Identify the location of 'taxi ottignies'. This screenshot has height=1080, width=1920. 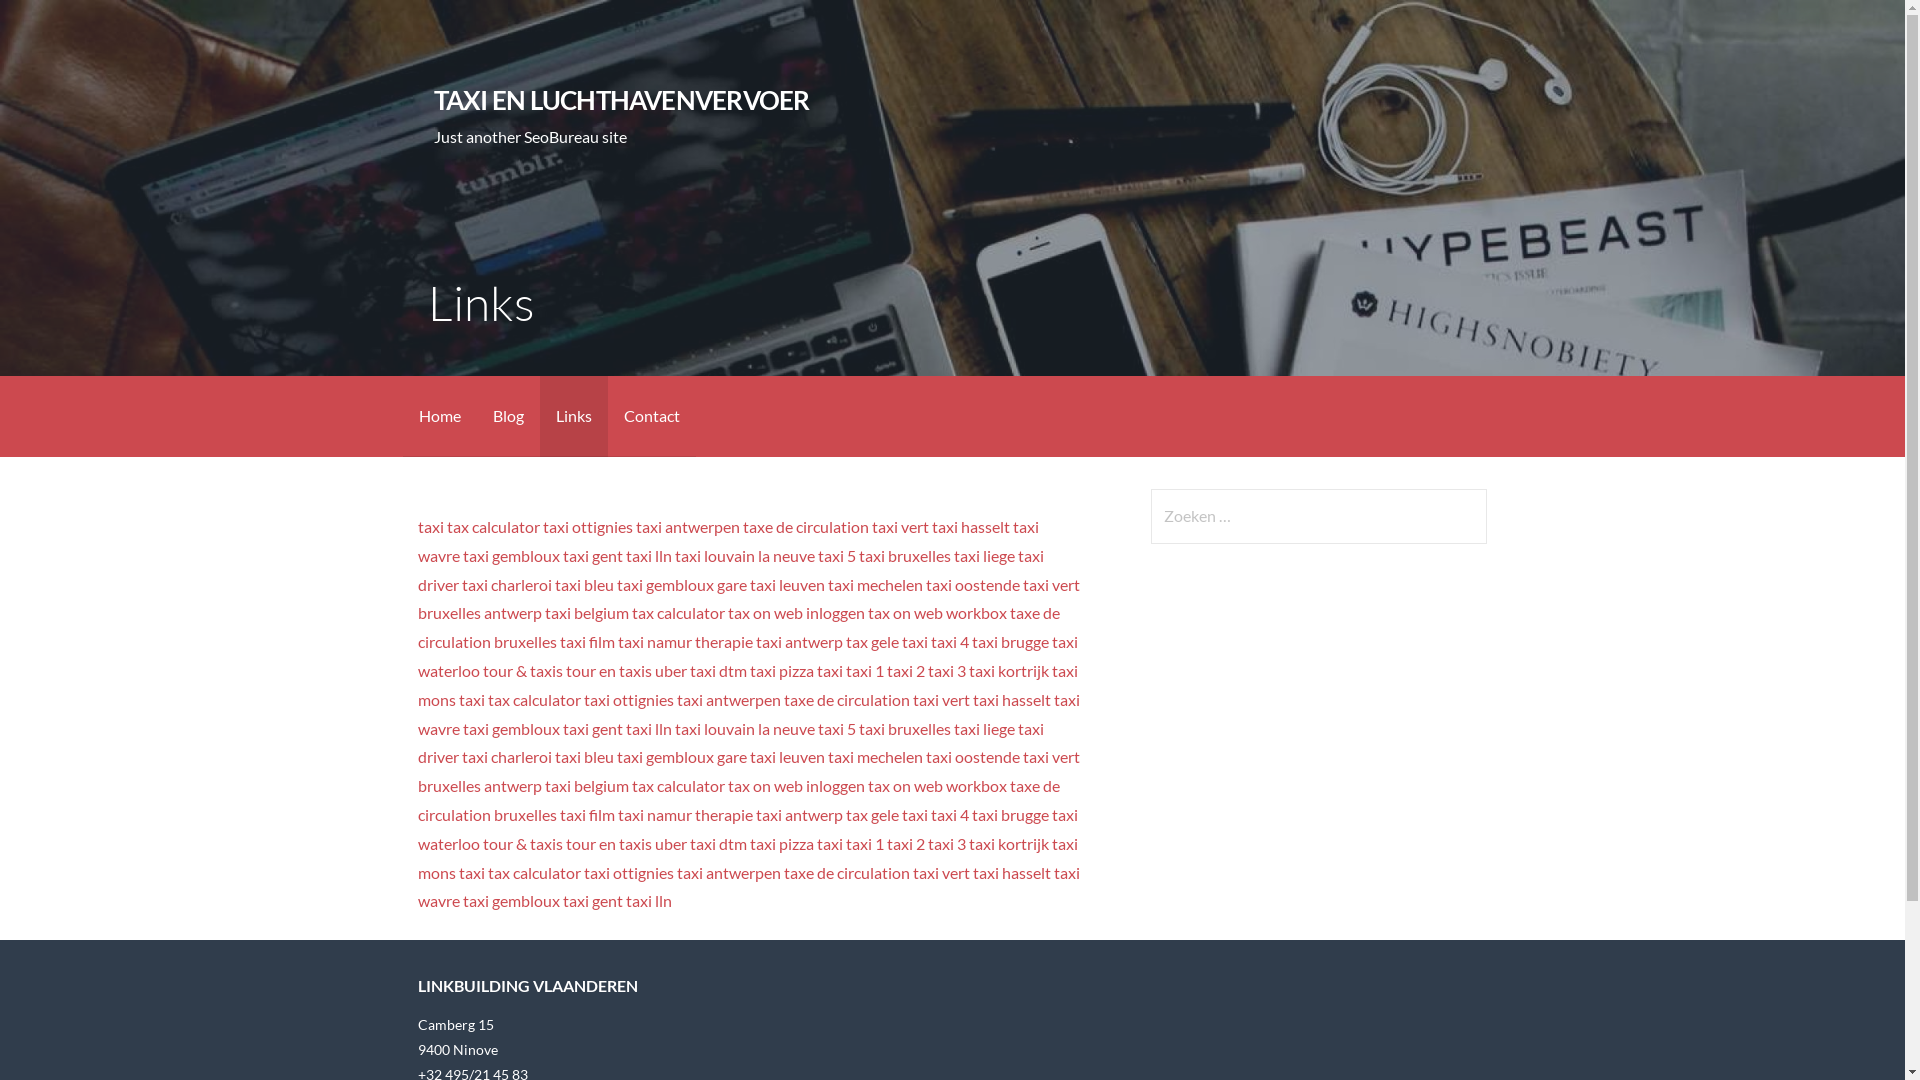
(587, 525).